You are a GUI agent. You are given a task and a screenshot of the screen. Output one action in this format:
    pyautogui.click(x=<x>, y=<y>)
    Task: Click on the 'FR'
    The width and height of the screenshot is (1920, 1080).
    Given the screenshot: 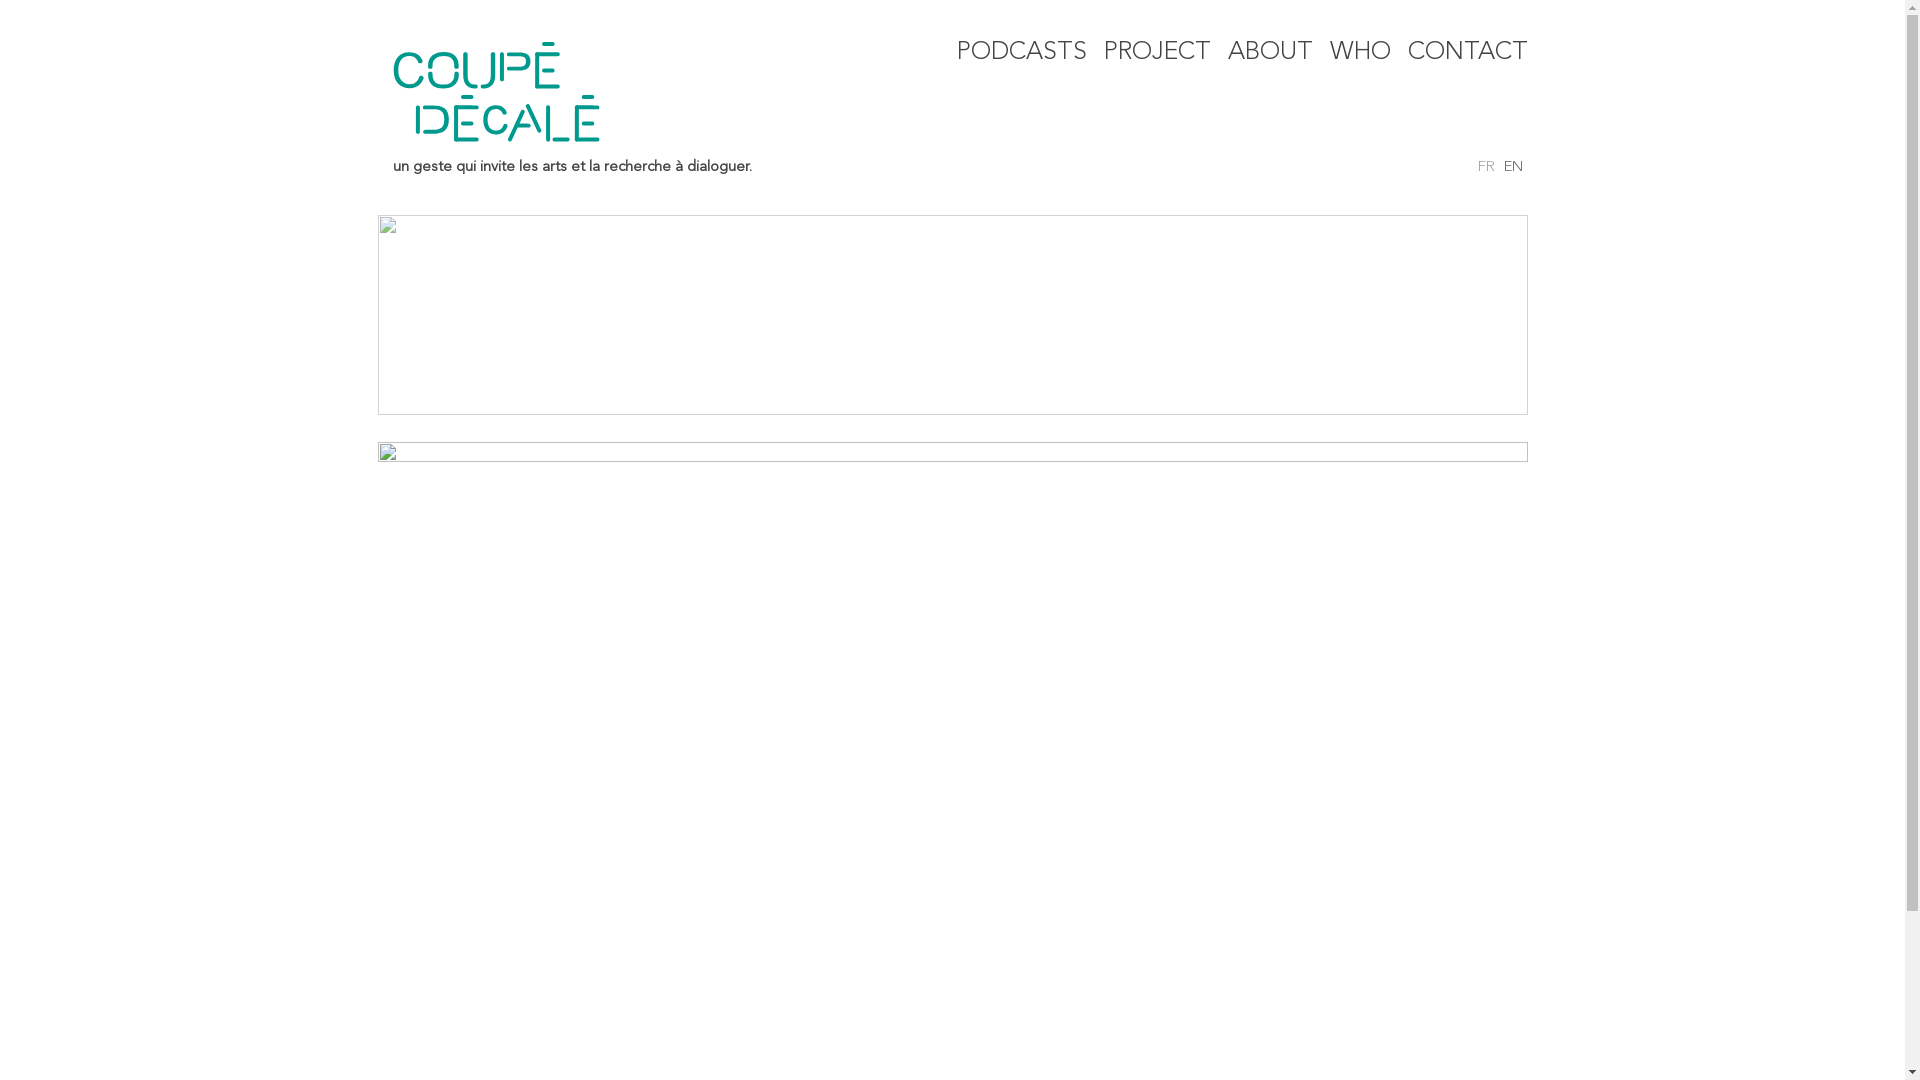 What is the action you would take?
    pyautogui.click(x=1486, y=166)
    